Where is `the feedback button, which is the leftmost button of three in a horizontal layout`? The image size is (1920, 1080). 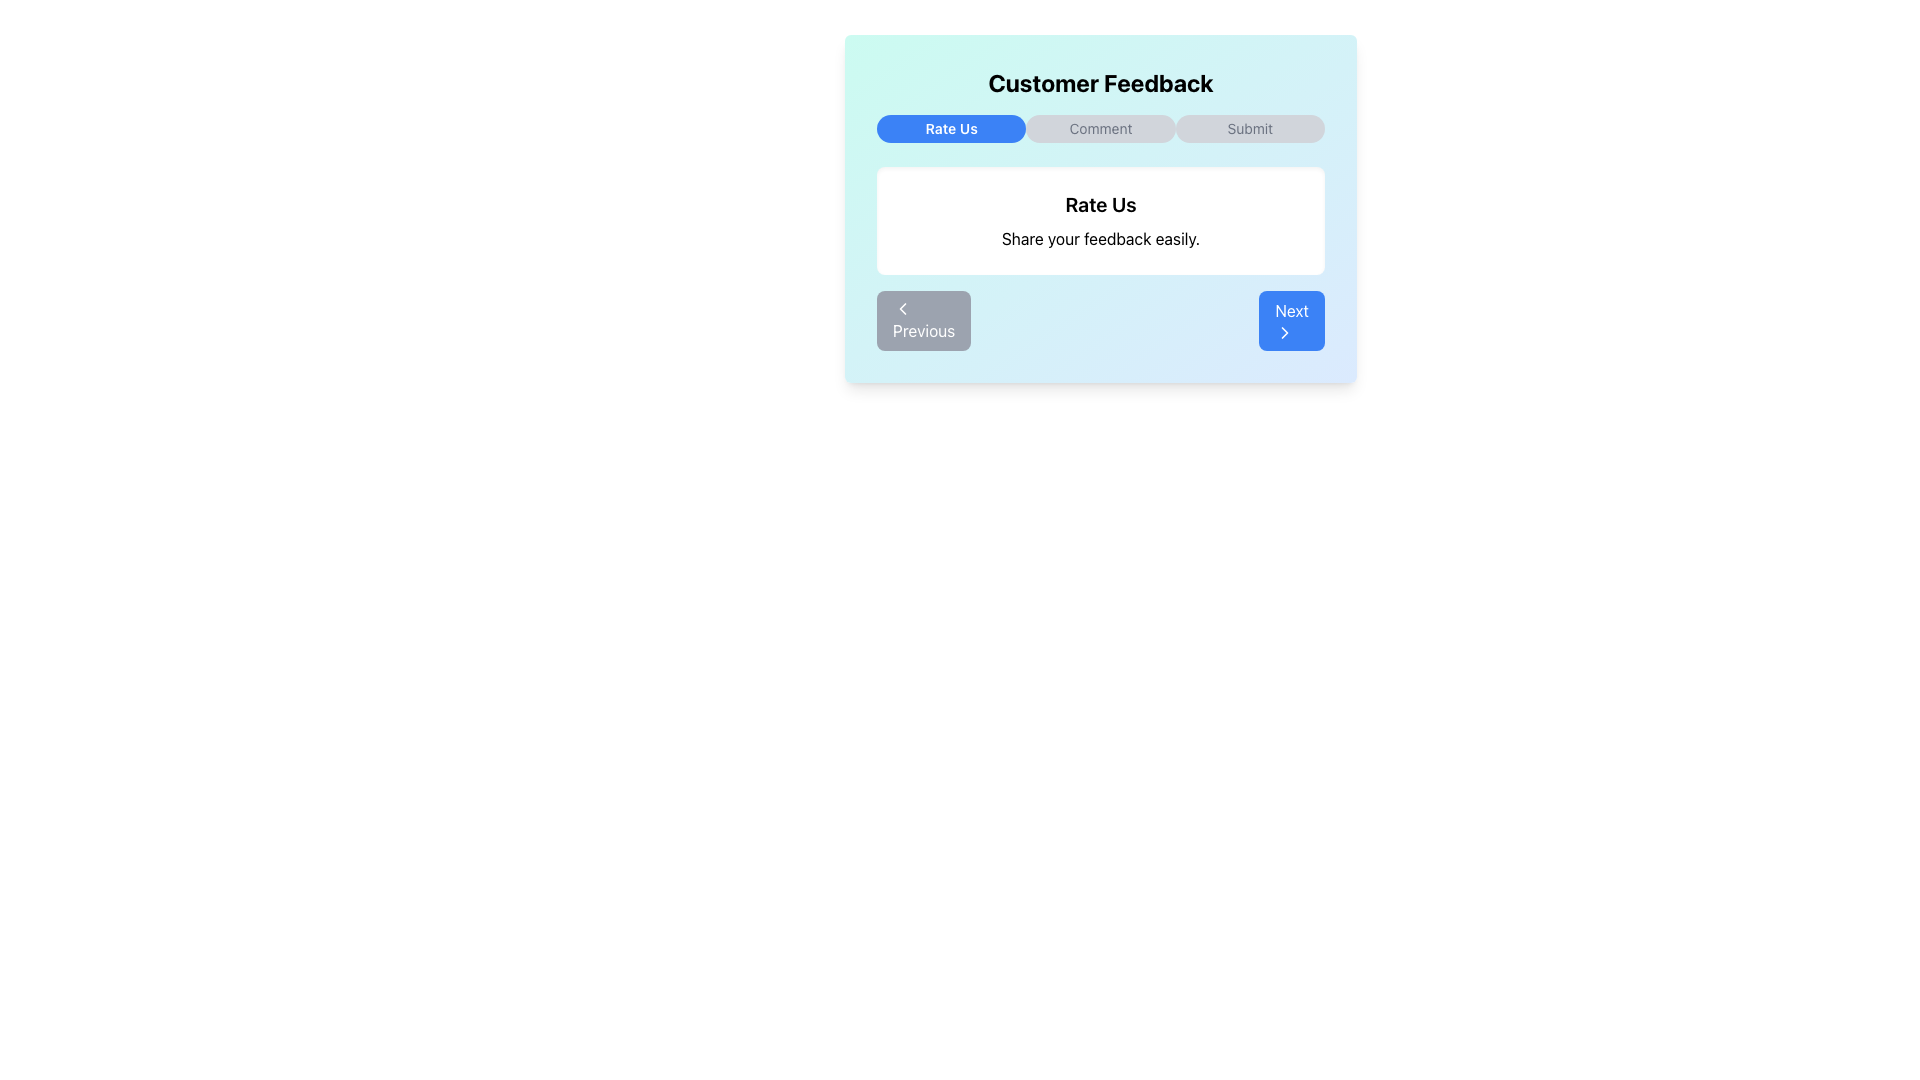 the feedback button, which is the leftmost button of three in a horizontal layout is located at coordinates (950, 128).